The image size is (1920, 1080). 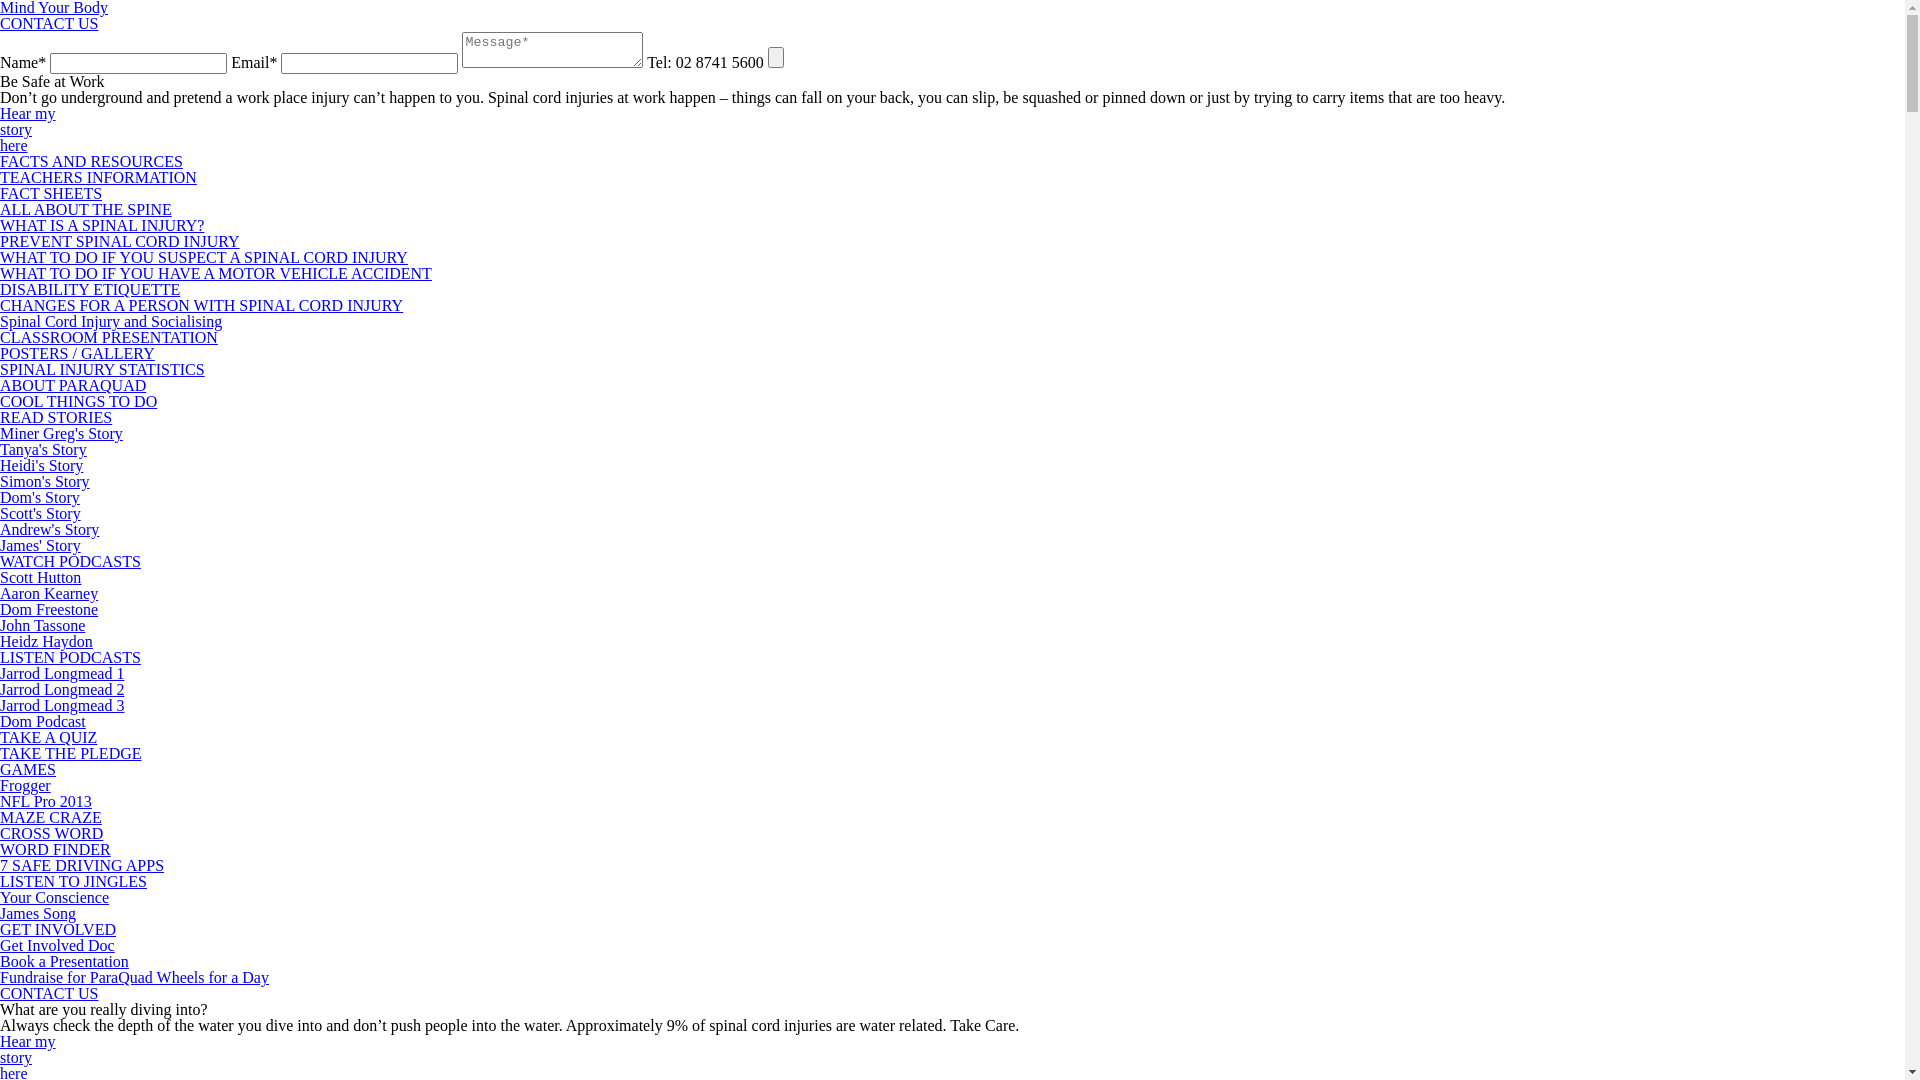 What do you see at coordinates (133, 976) in the screenshot?
I see `'Fundraise for ParaQuad Wheels for a Day'` at bounding box center [133, 976].